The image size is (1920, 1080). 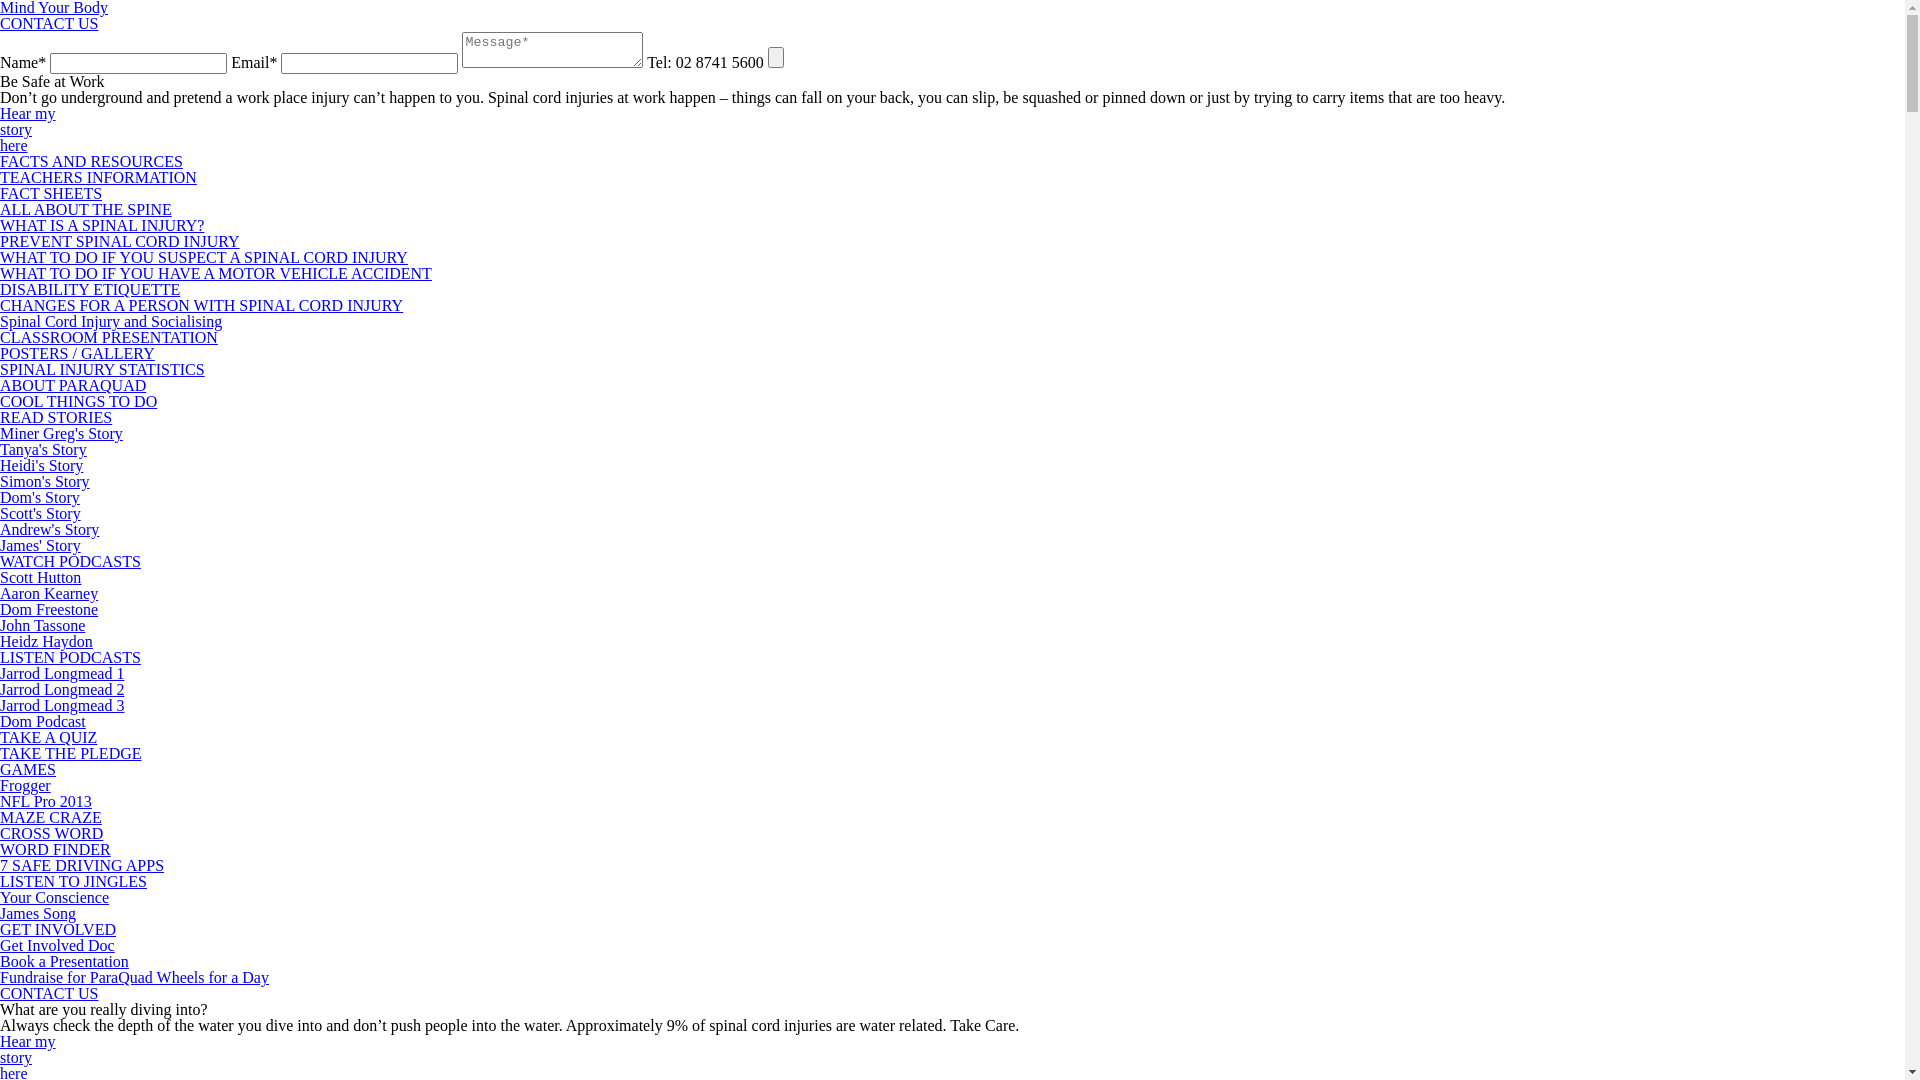 What do you see at coordinates (133, 976) in the screenshot?
I see `'Fundraise for ParaQuad Wheels for a Day'` at bounding box center [133, 976].